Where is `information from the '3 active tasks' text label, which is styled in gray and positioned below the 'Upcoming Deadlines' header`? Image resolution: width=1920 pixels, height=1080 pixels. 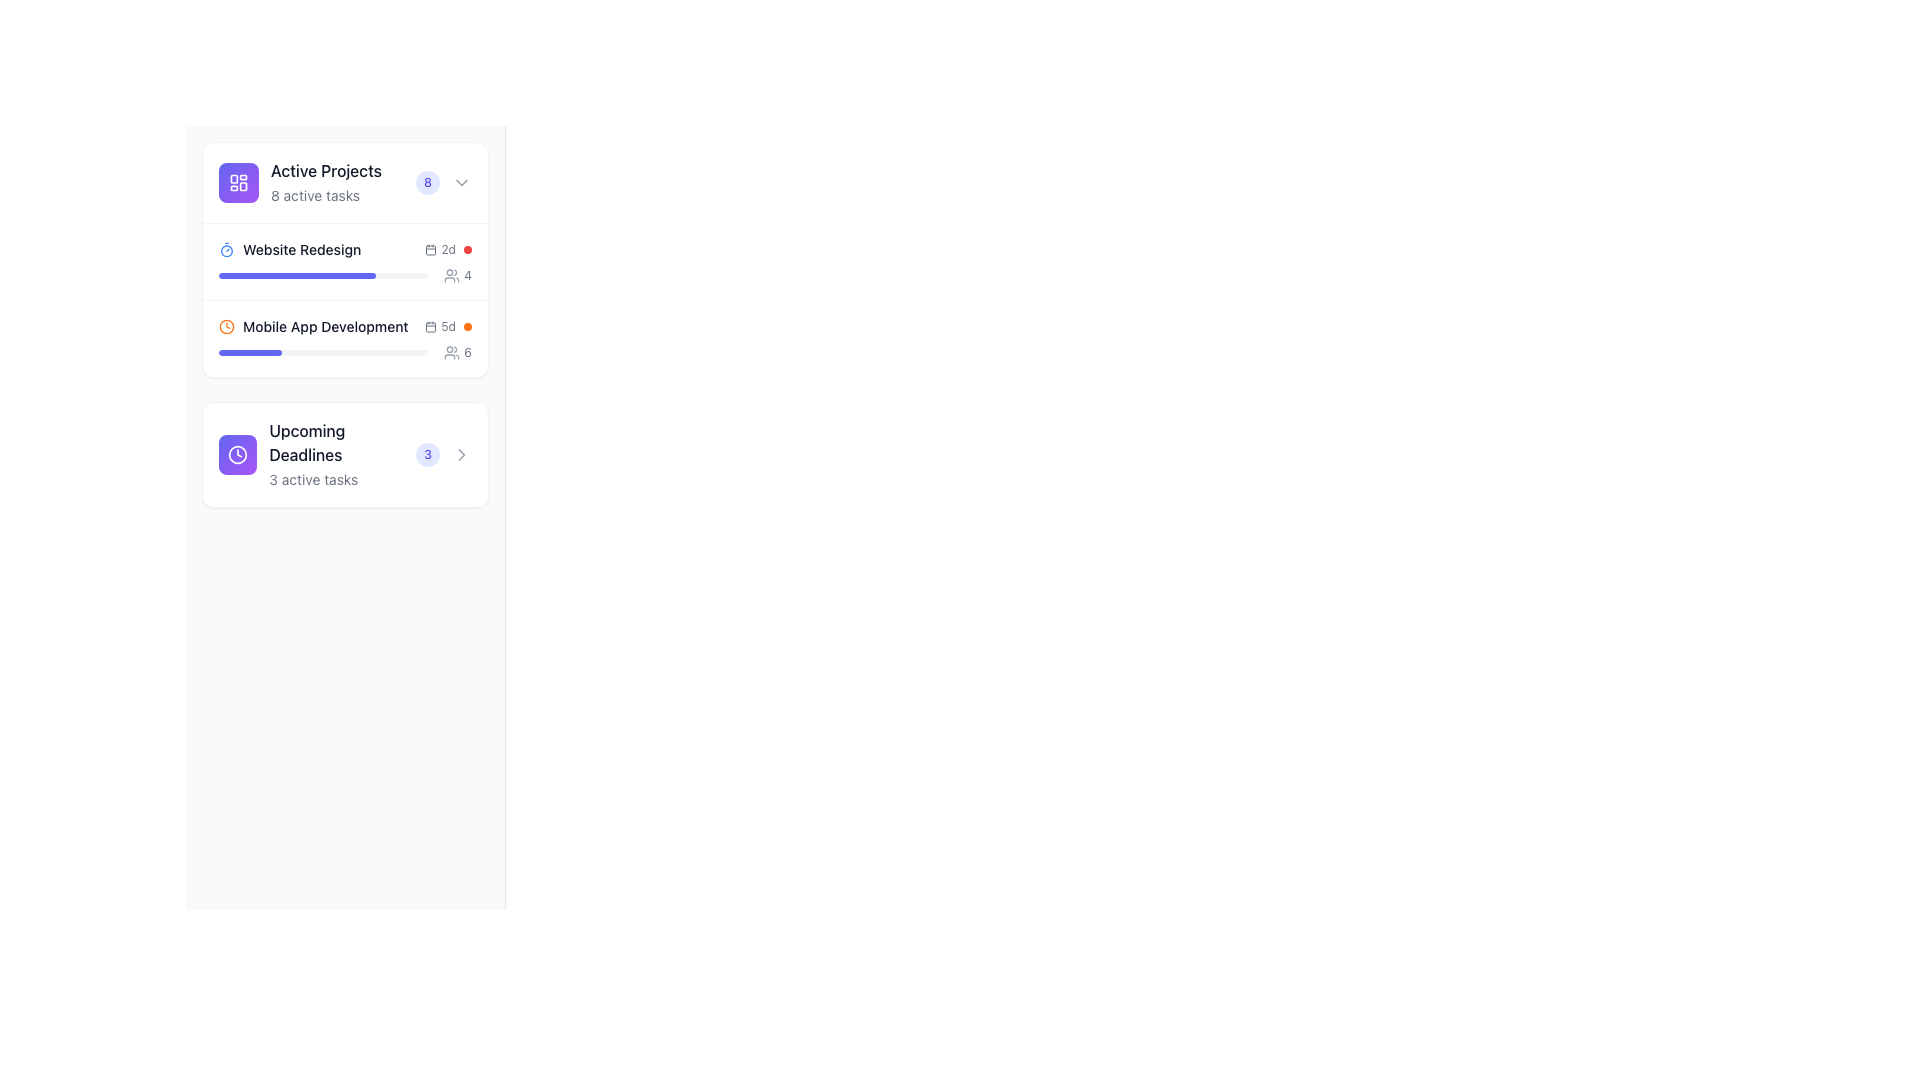
information from the '3 active tasks' text label, which is styled in gray and positioned below the 'Upcoming Deadlines' header is located at coordinates (312, 479).